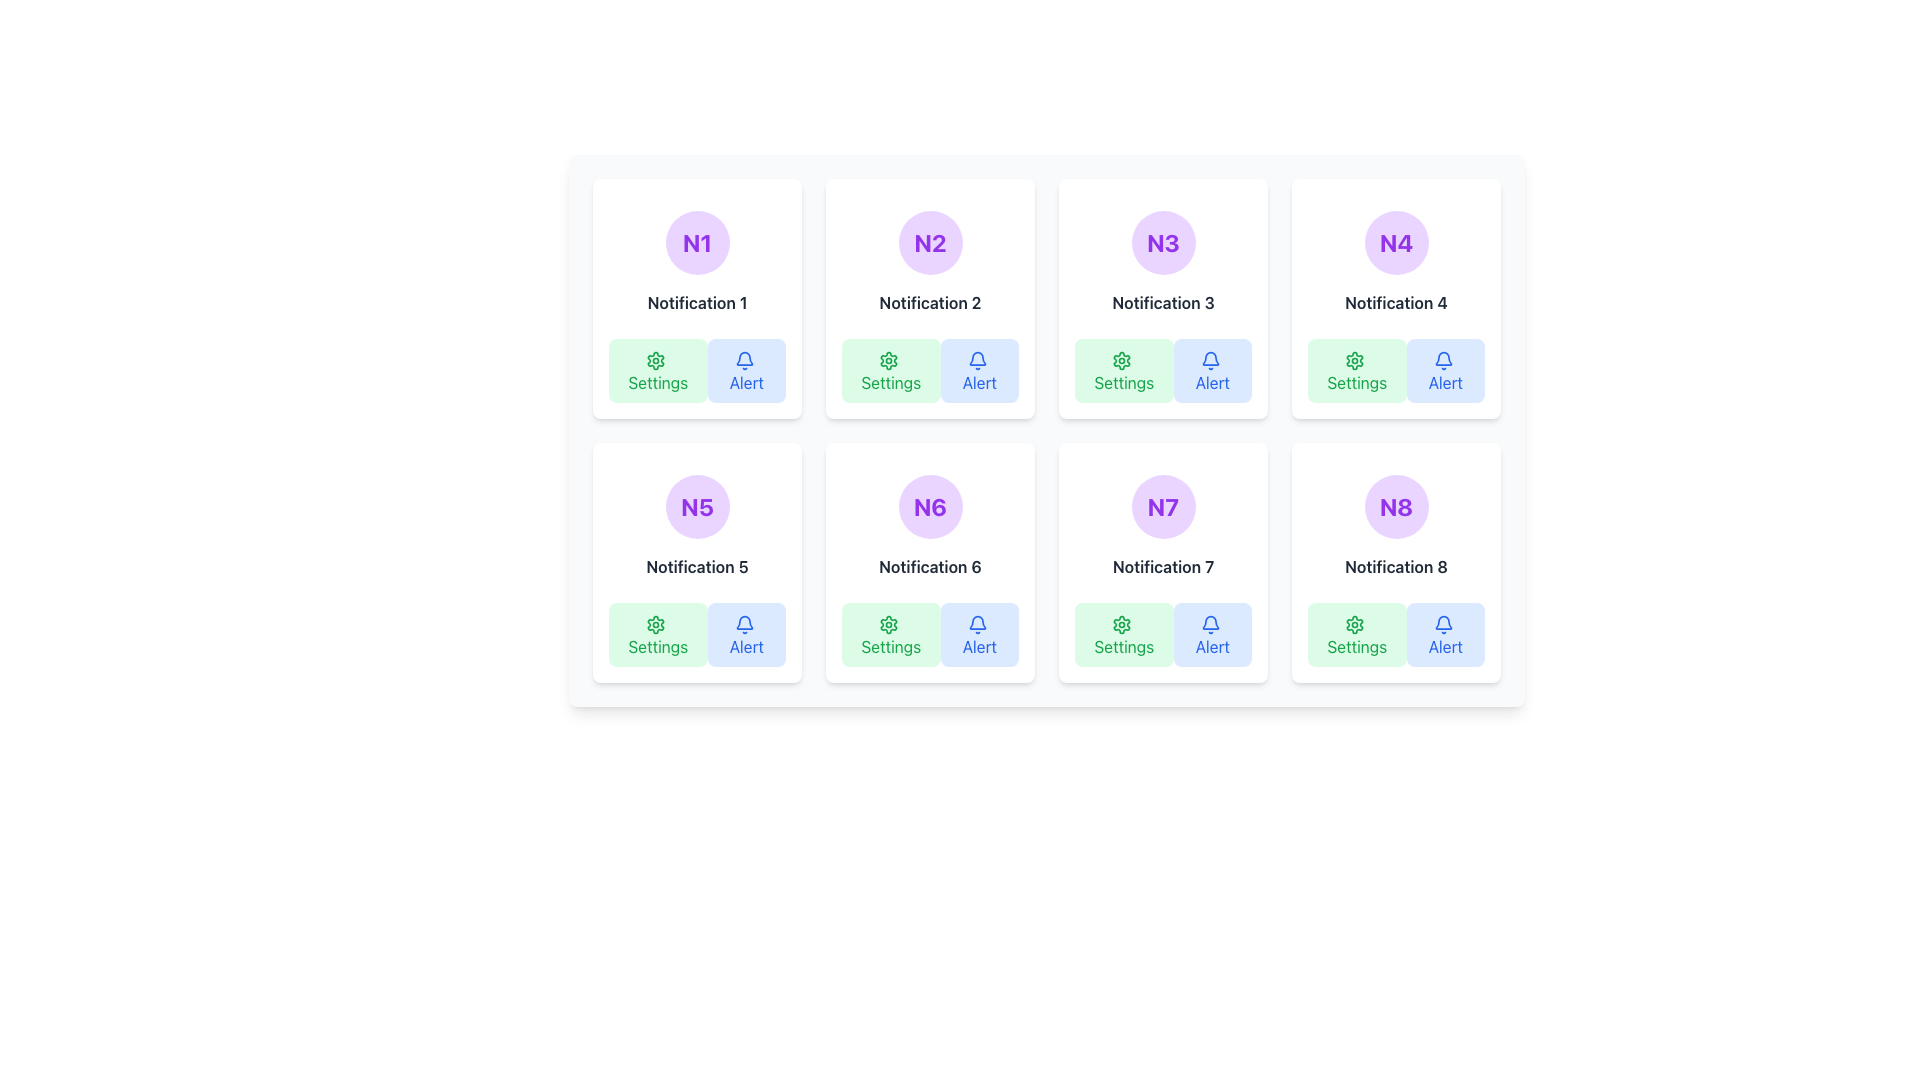 This screenshot has width=1920, height=1080. What do you see at coordinates (1163, 303) in the screenshot?
I see `the text label displaying 'Notification 3', which is centrally located in the third notification card on the top row of a grid layout` at bounding box center [1163, 303].